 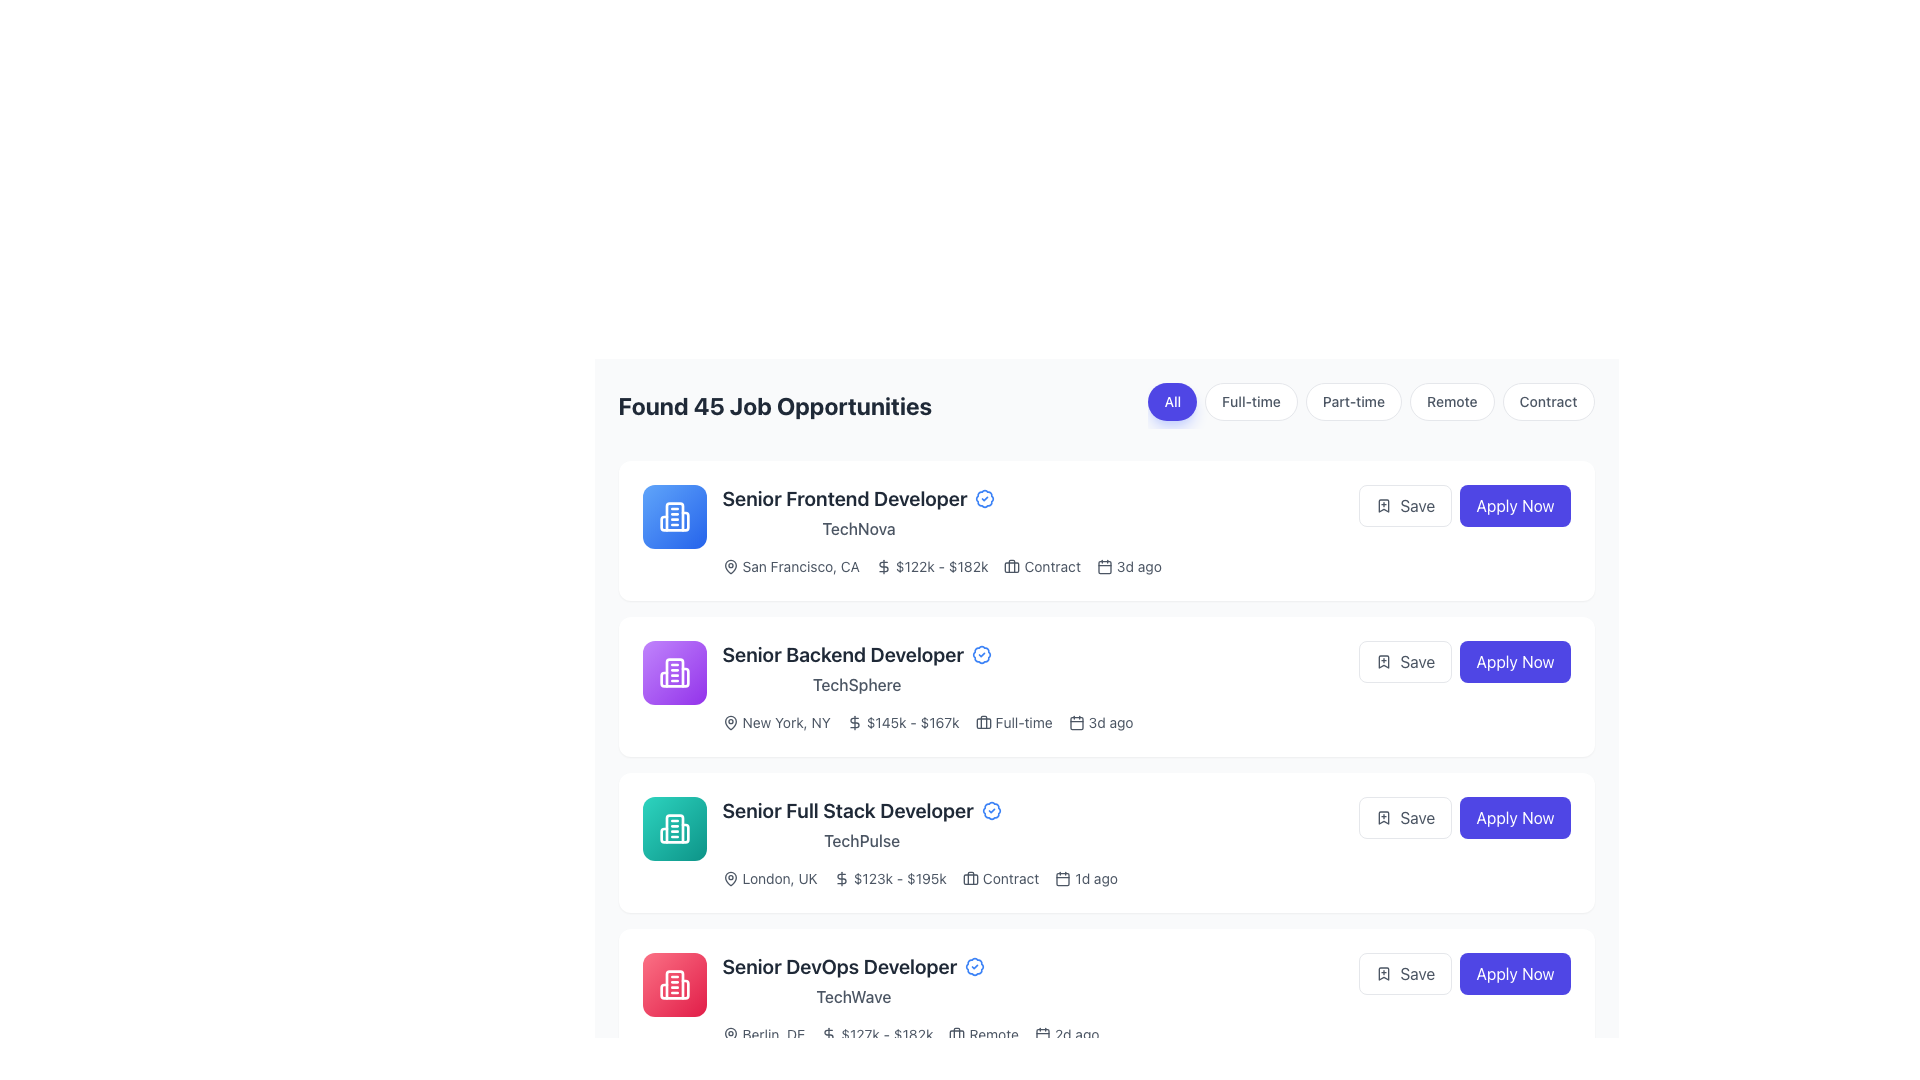 I want to click on the decorative graphical element that represents part of a building icon located in the bottom-right job posting tile, so click(x=663, y=991).